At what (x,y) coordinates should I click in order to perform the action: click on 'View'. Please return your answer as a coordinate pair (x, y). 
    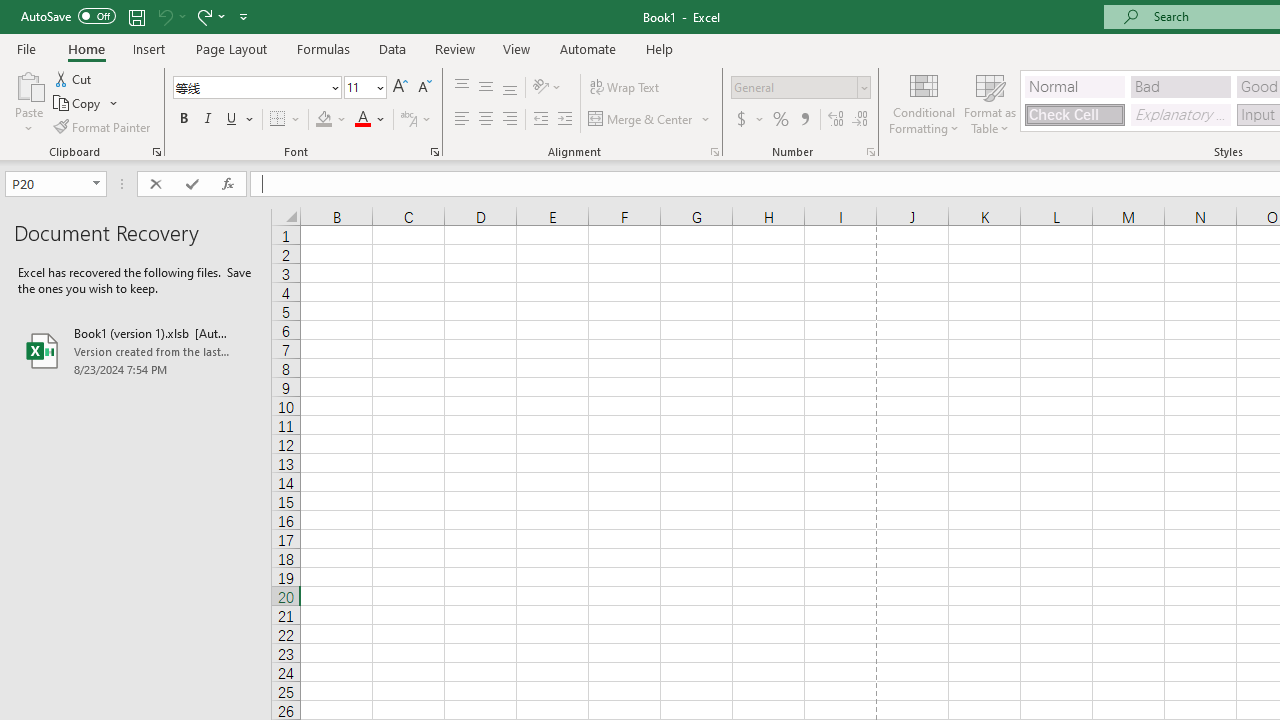
    Looking at the image, I should click on (517, 48).